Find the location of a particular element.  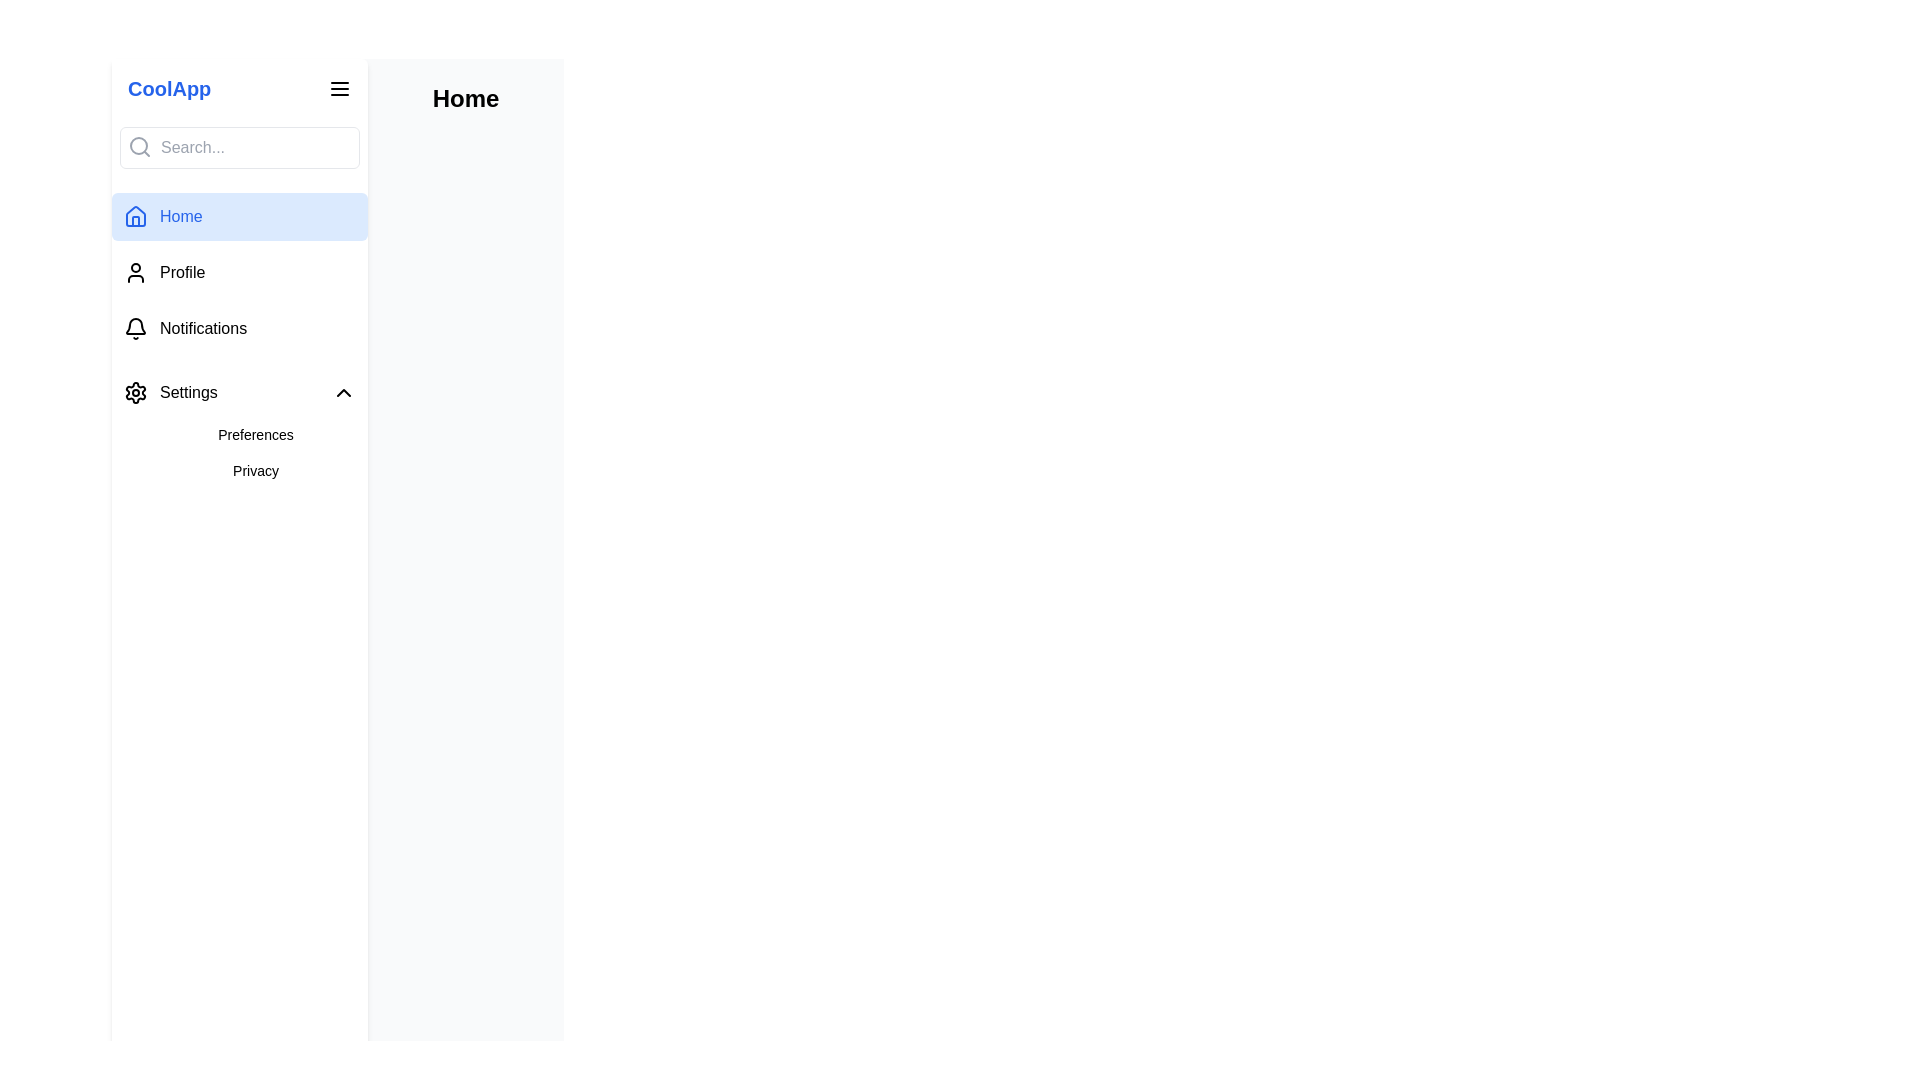

the search textbox located below the title 'CoolApp' in the vertical sidebar is located at coordinates (240, 146).